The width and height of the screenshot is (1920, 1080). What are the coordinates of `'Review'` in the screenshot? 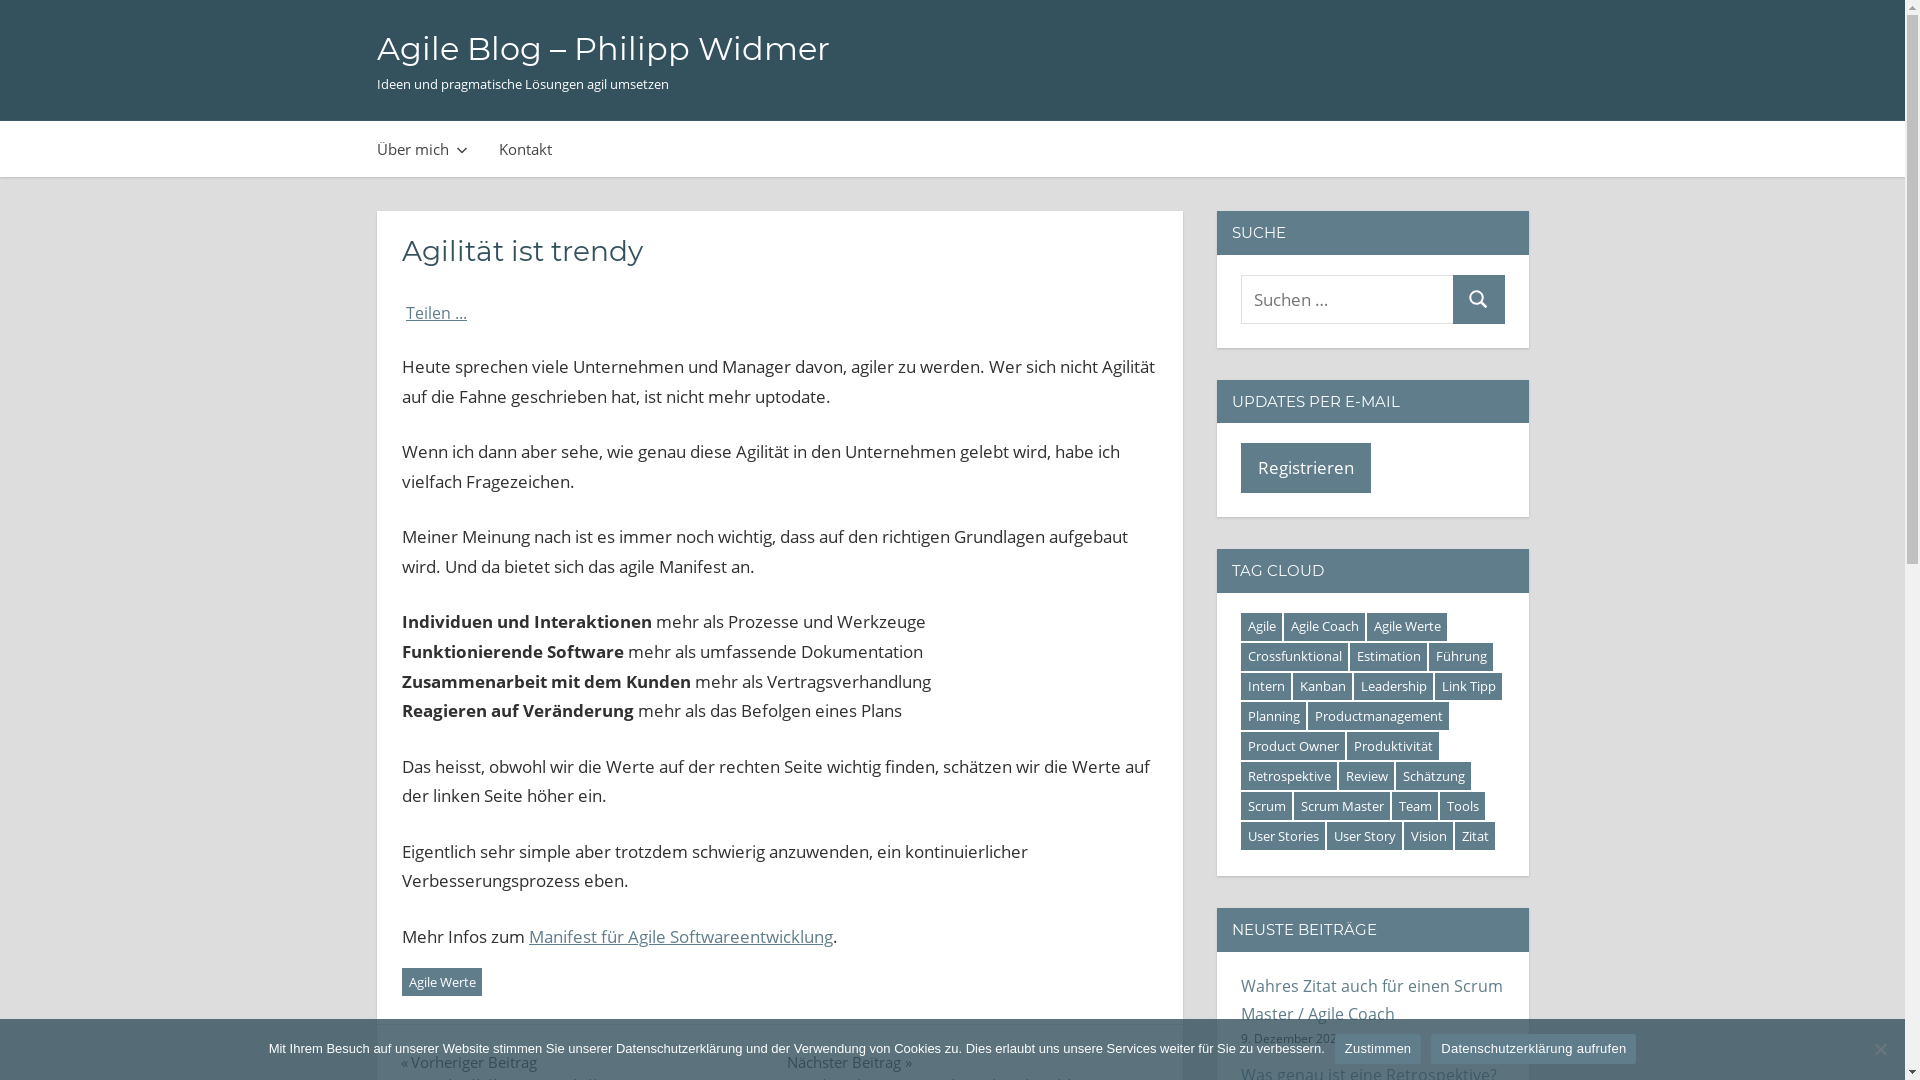 It's located at (1365, 774).